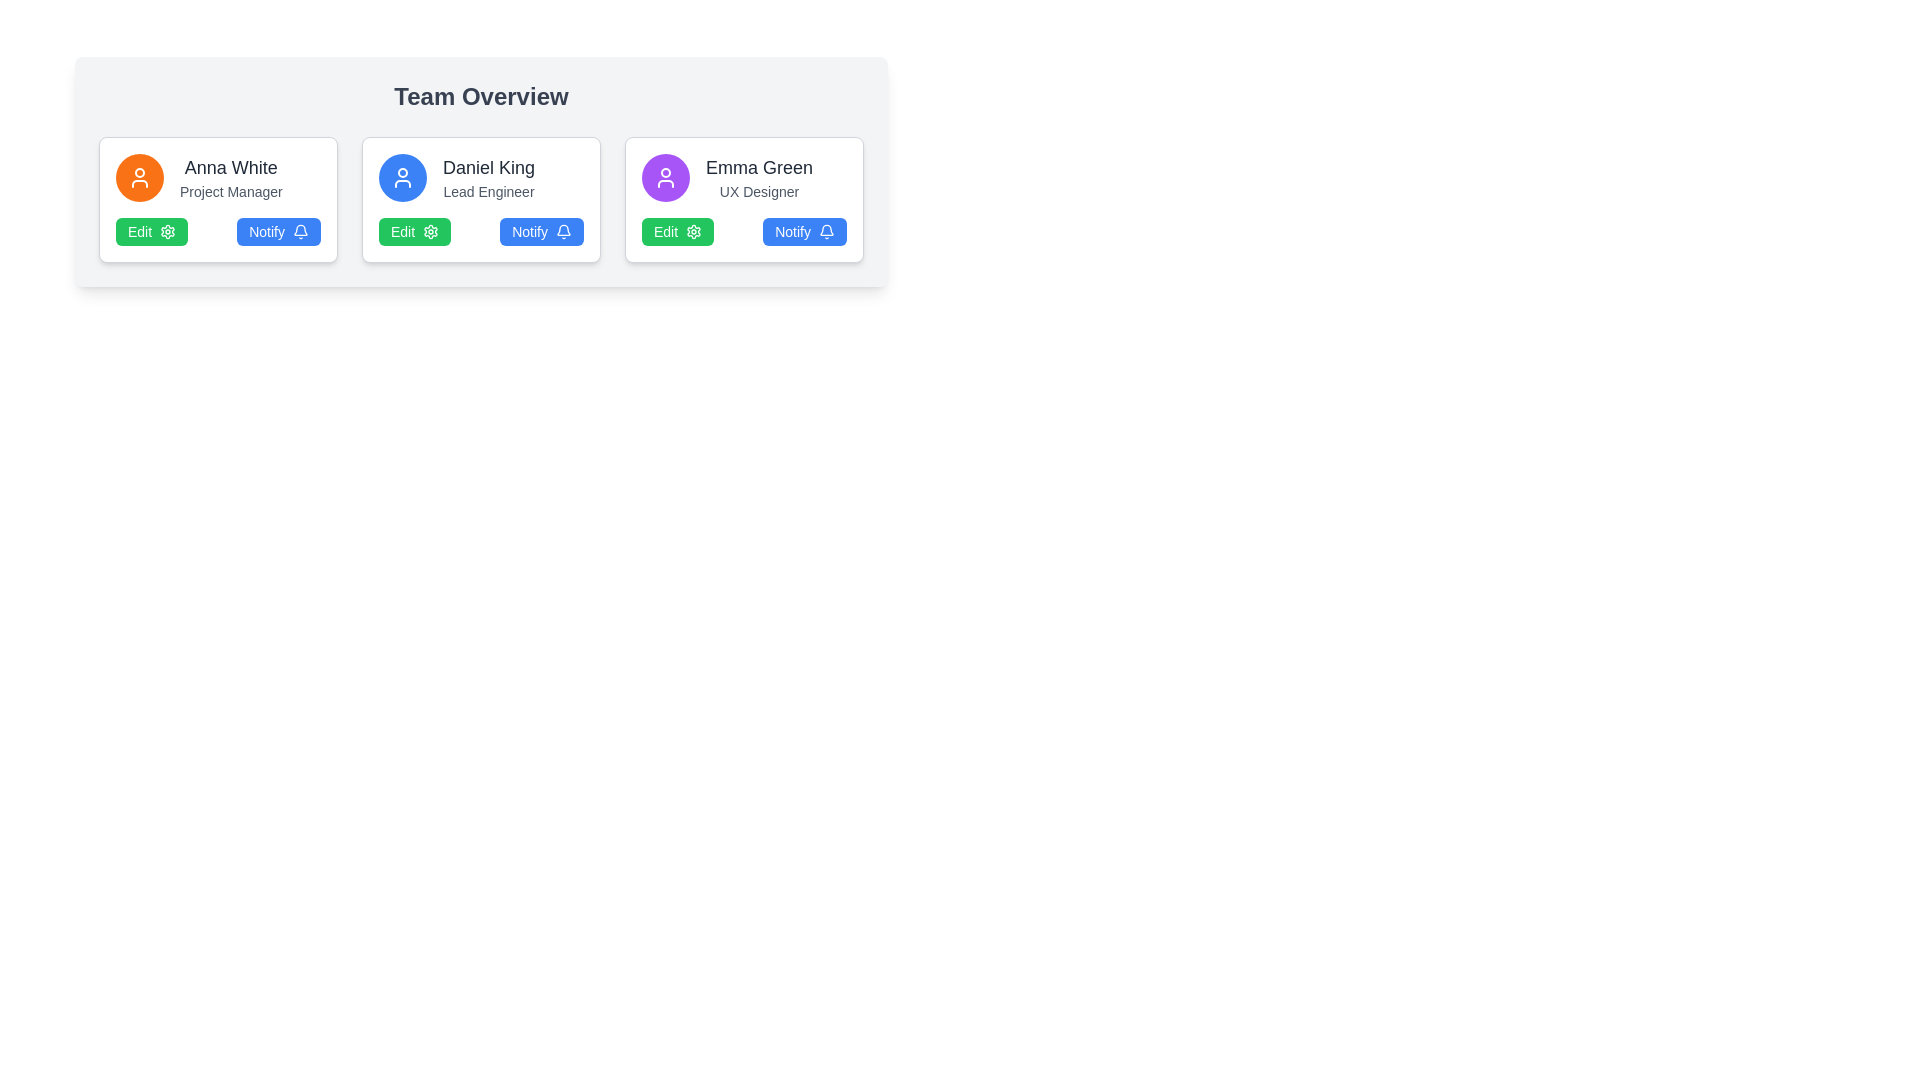  What do you see at coordinates (563, 230) in the screenshot?
I see `the notification bell icon located to the right of the 'Notify' text in the button of the second card under 'Team Overview'` at bounding box center [563, 230].